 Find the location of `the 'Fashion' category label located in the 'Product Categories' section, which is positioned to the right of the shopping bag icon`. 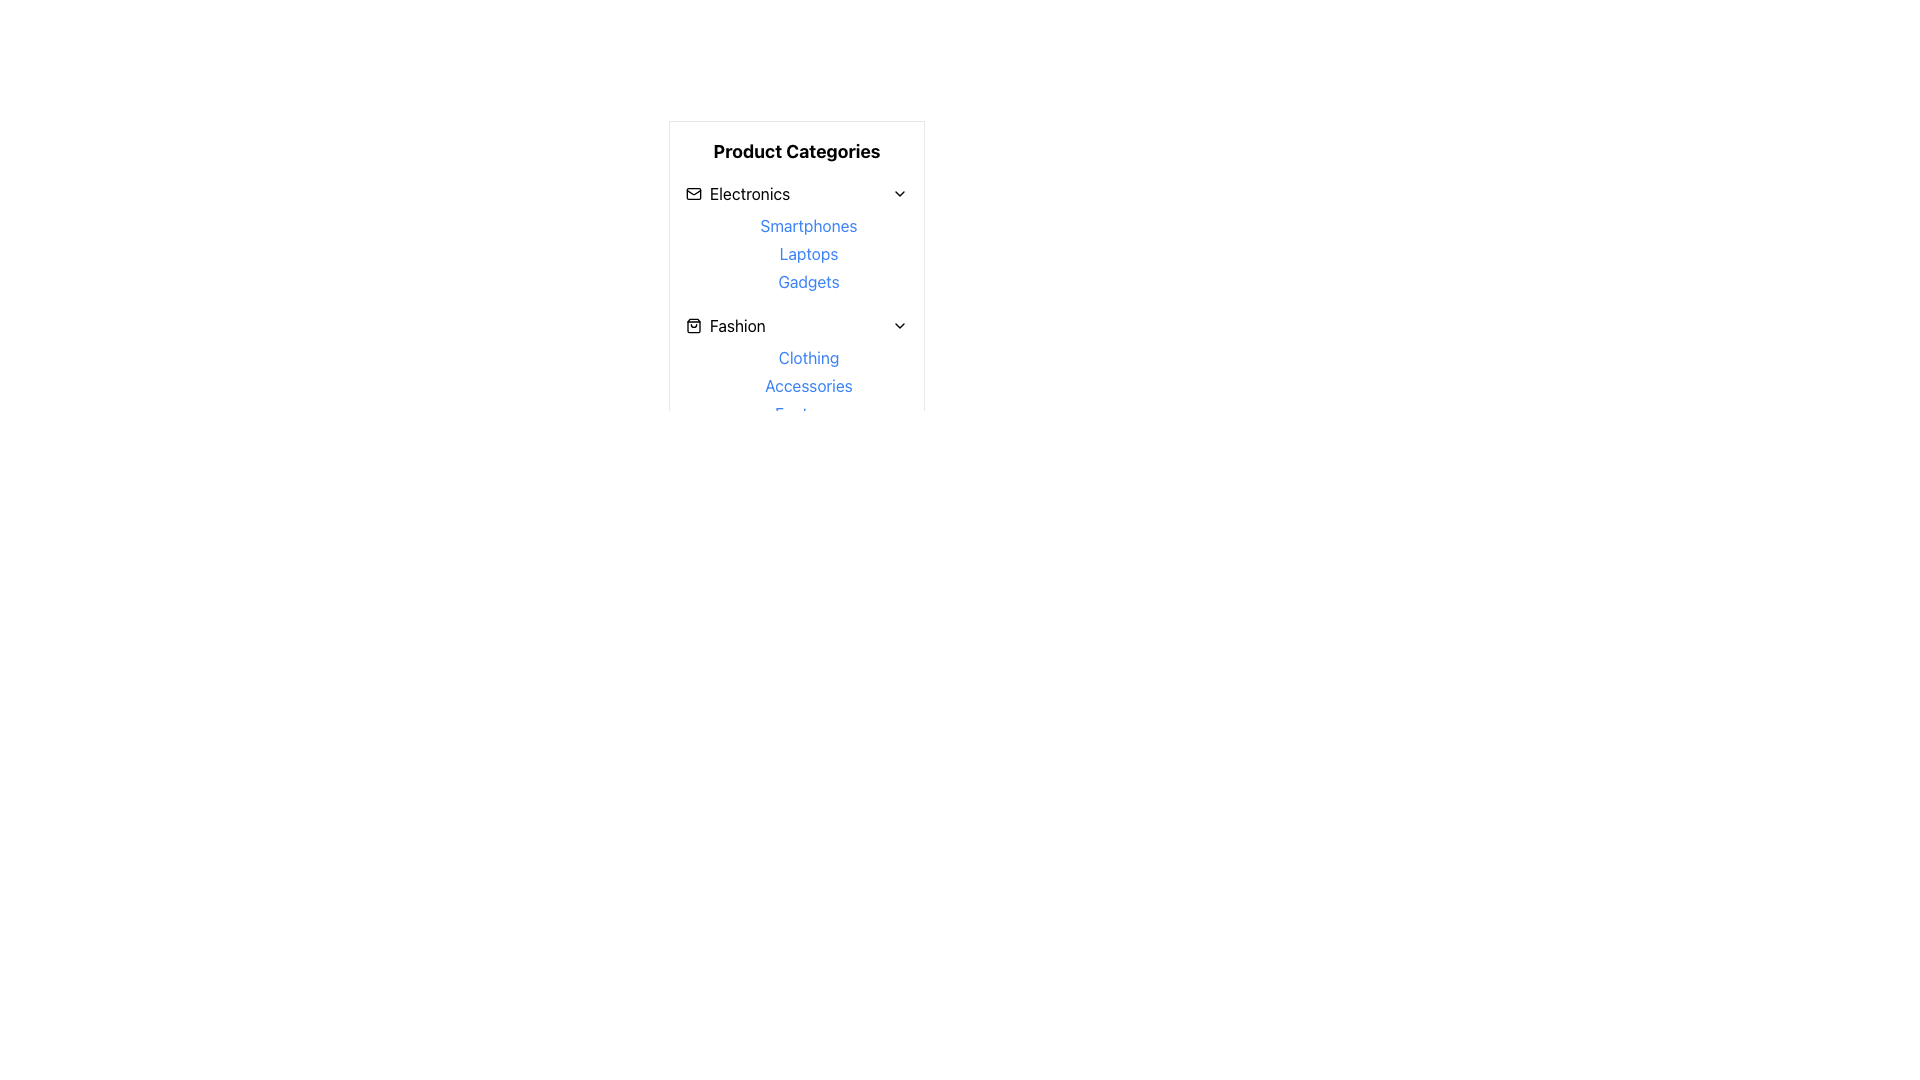

the 'Fashion' category label located in the 'Product Categories' section, which is positioned to the right of the shopping bag icon is located at coordinates (736, 325).